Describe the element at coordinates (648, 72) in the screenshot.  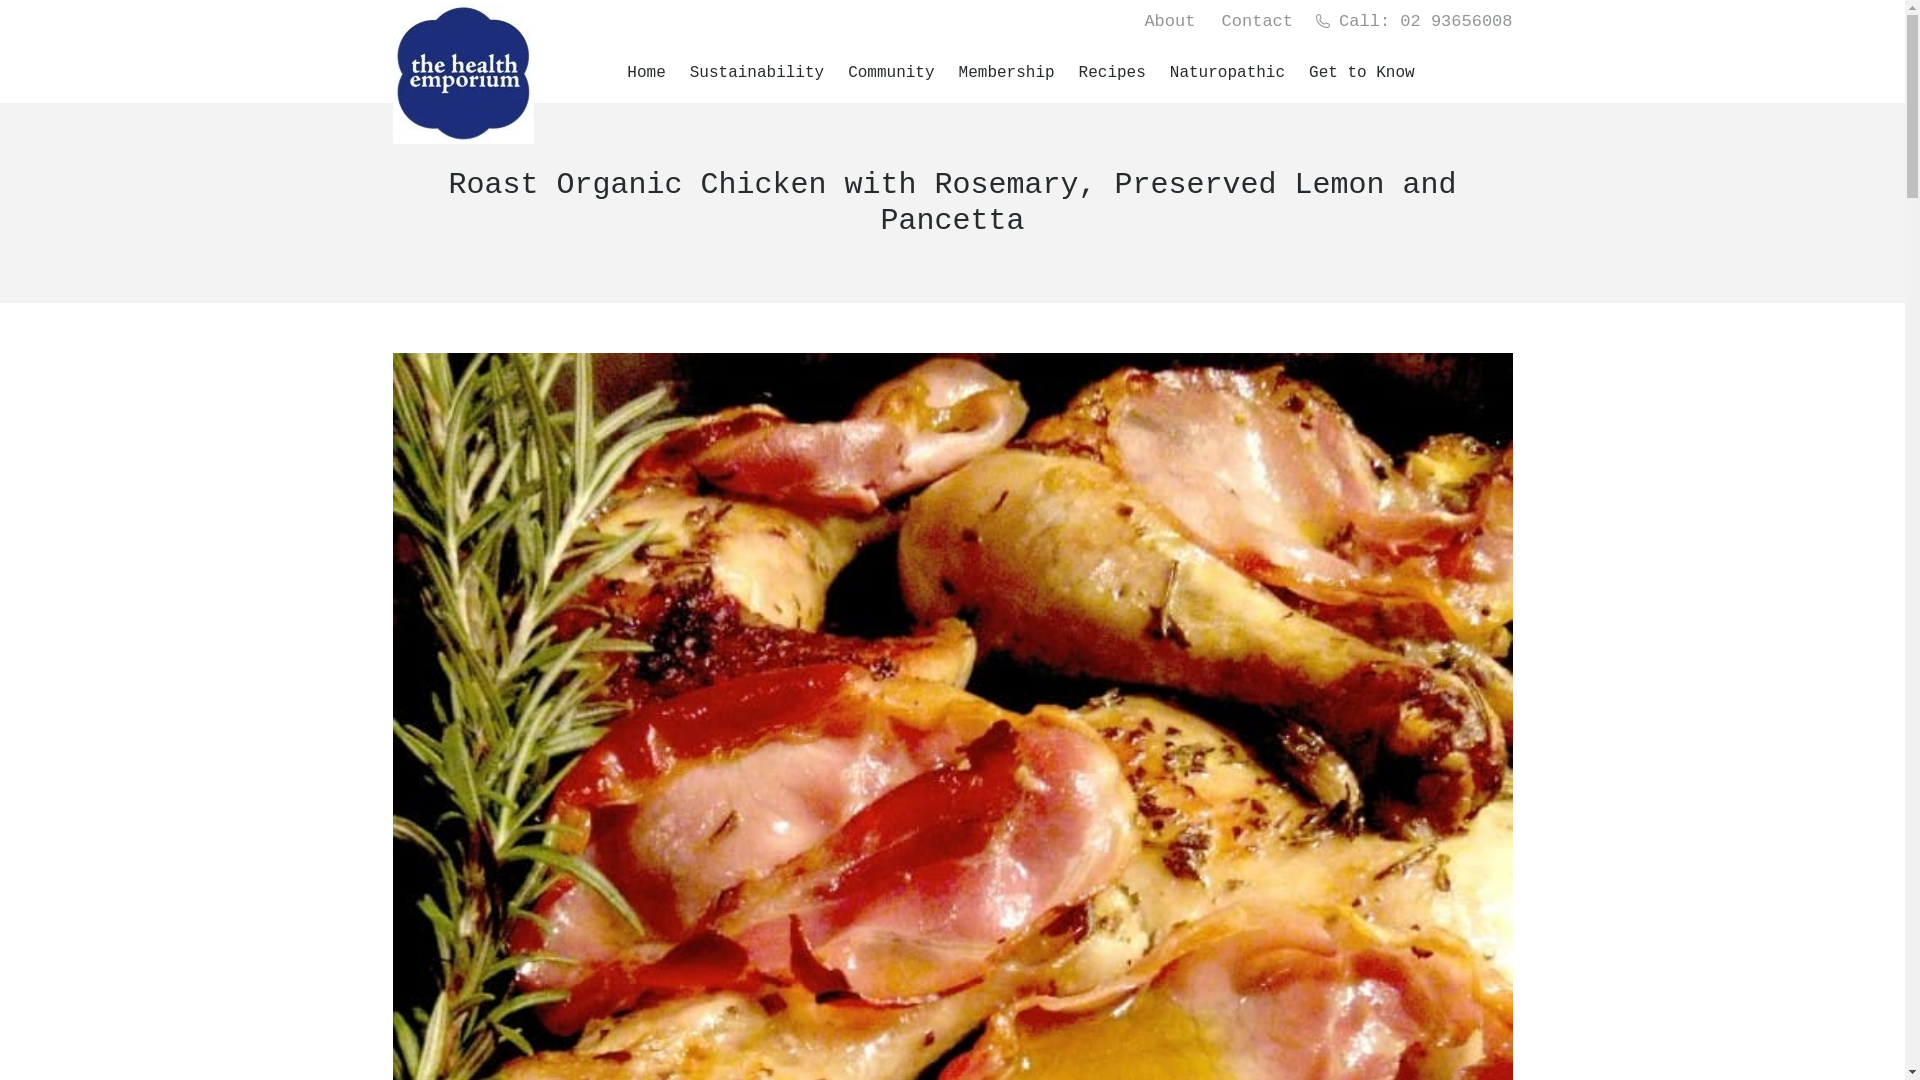
I see `'Home'` at that location.